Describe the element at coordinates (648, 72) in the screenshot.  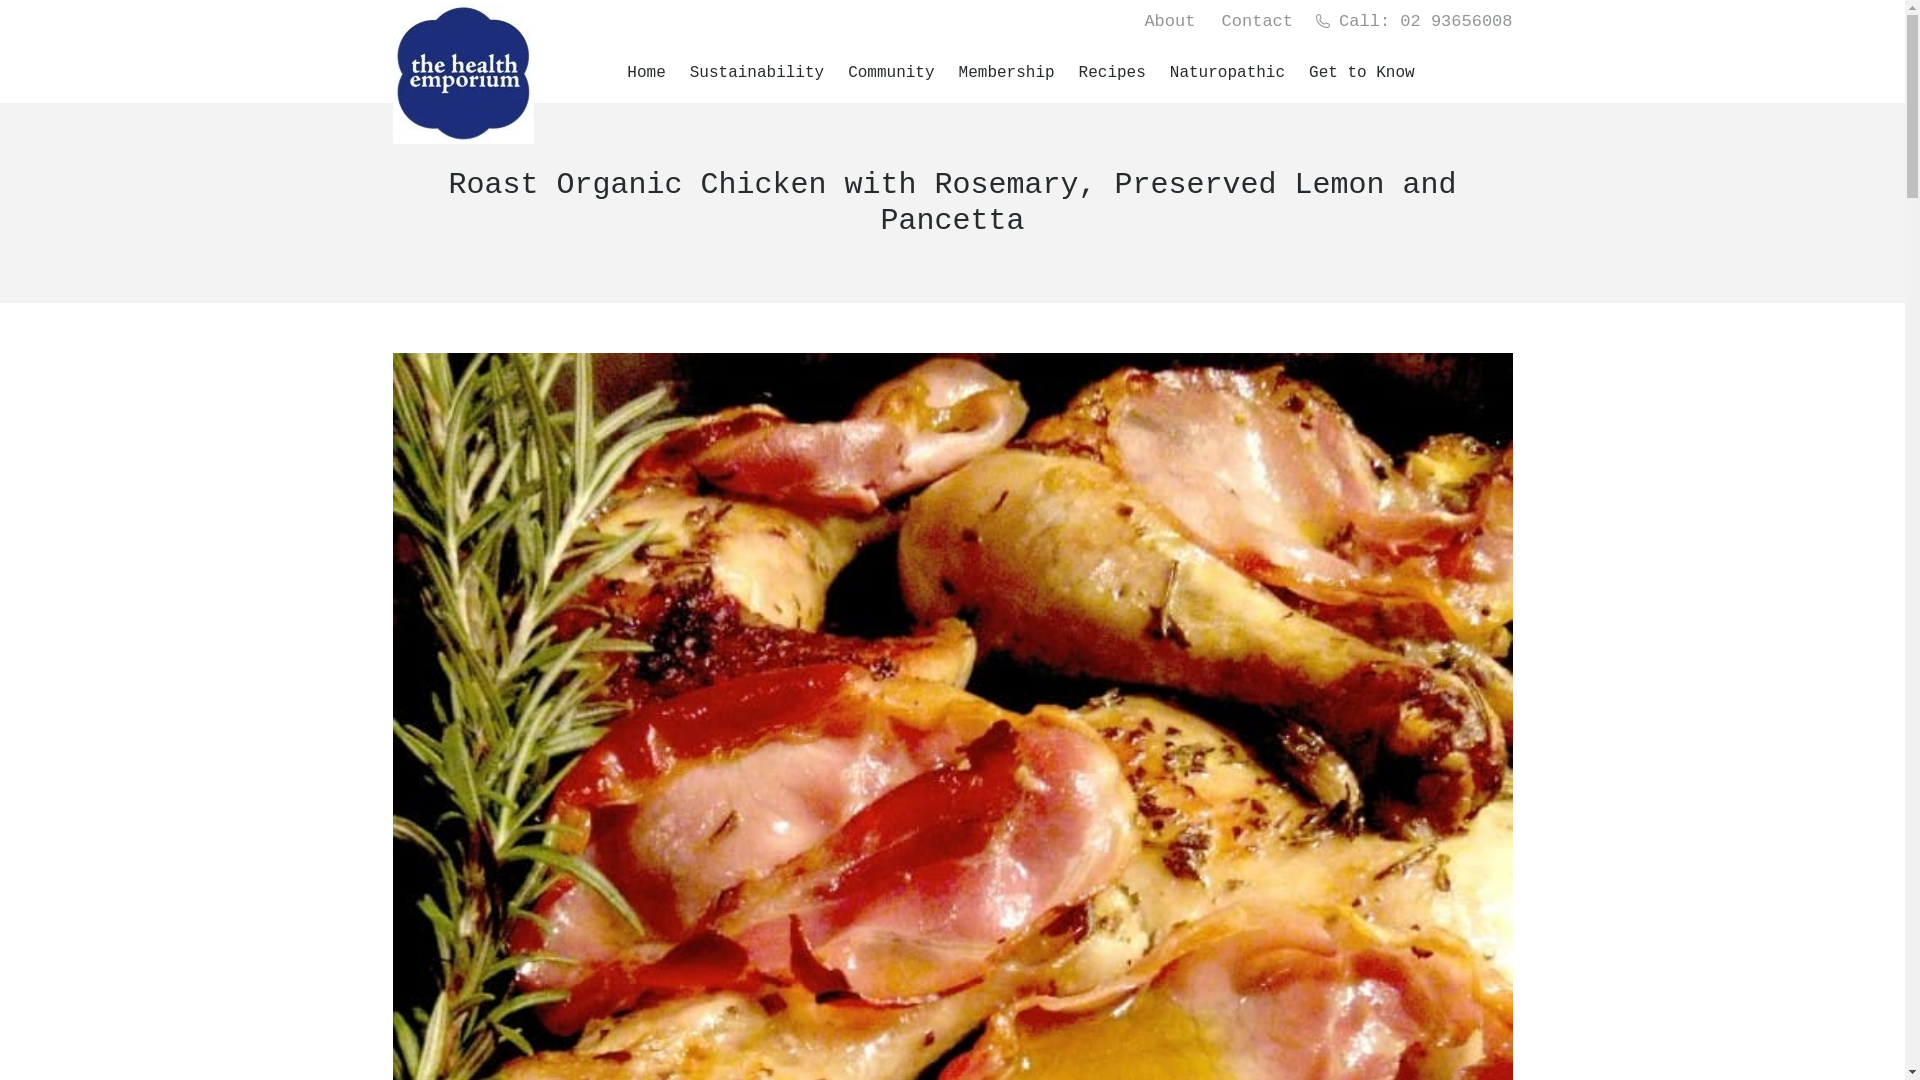
I see `'Home'` at that location.